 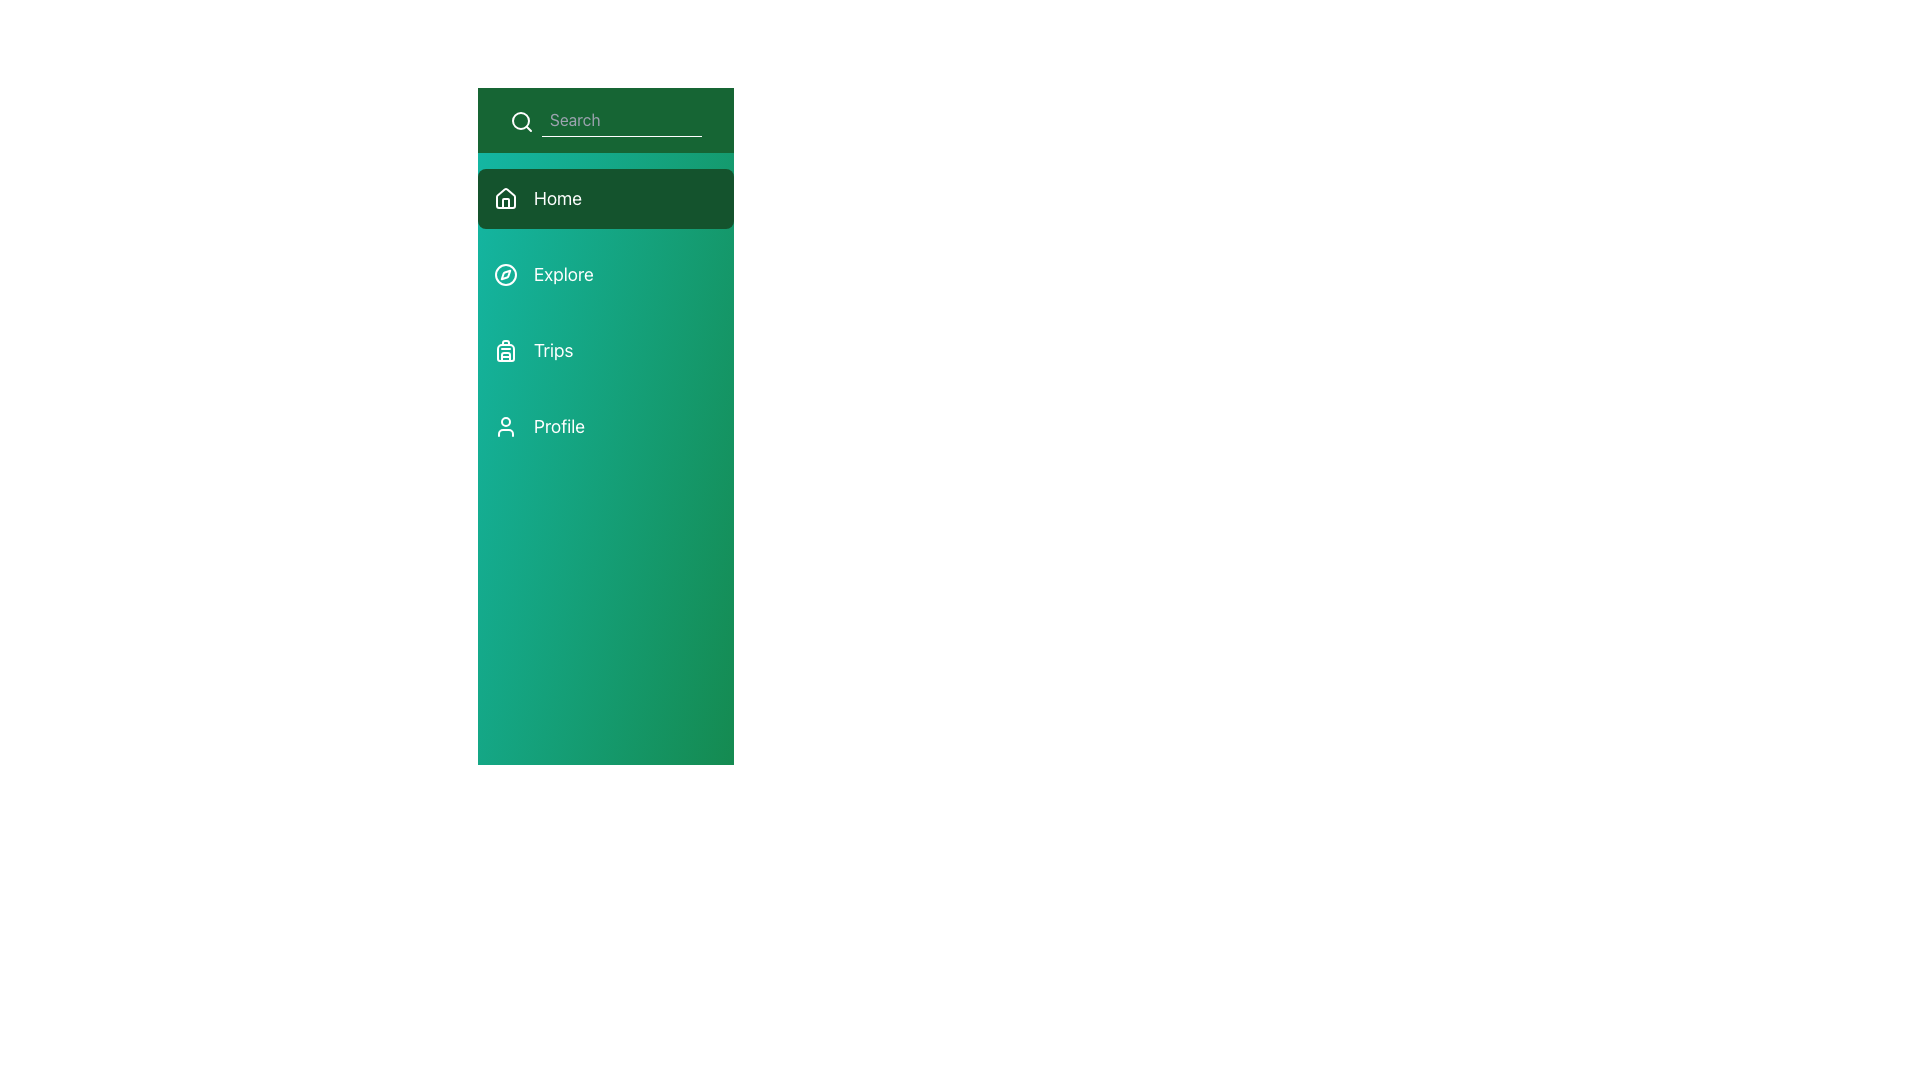 What do you see at coordinates (505, 350) in the screenshot?
I see `the backpack icon in the navigation menu, which is the third item labeled 'Trips' with a green background and a white line drawing` at bounding box center [505, 350].